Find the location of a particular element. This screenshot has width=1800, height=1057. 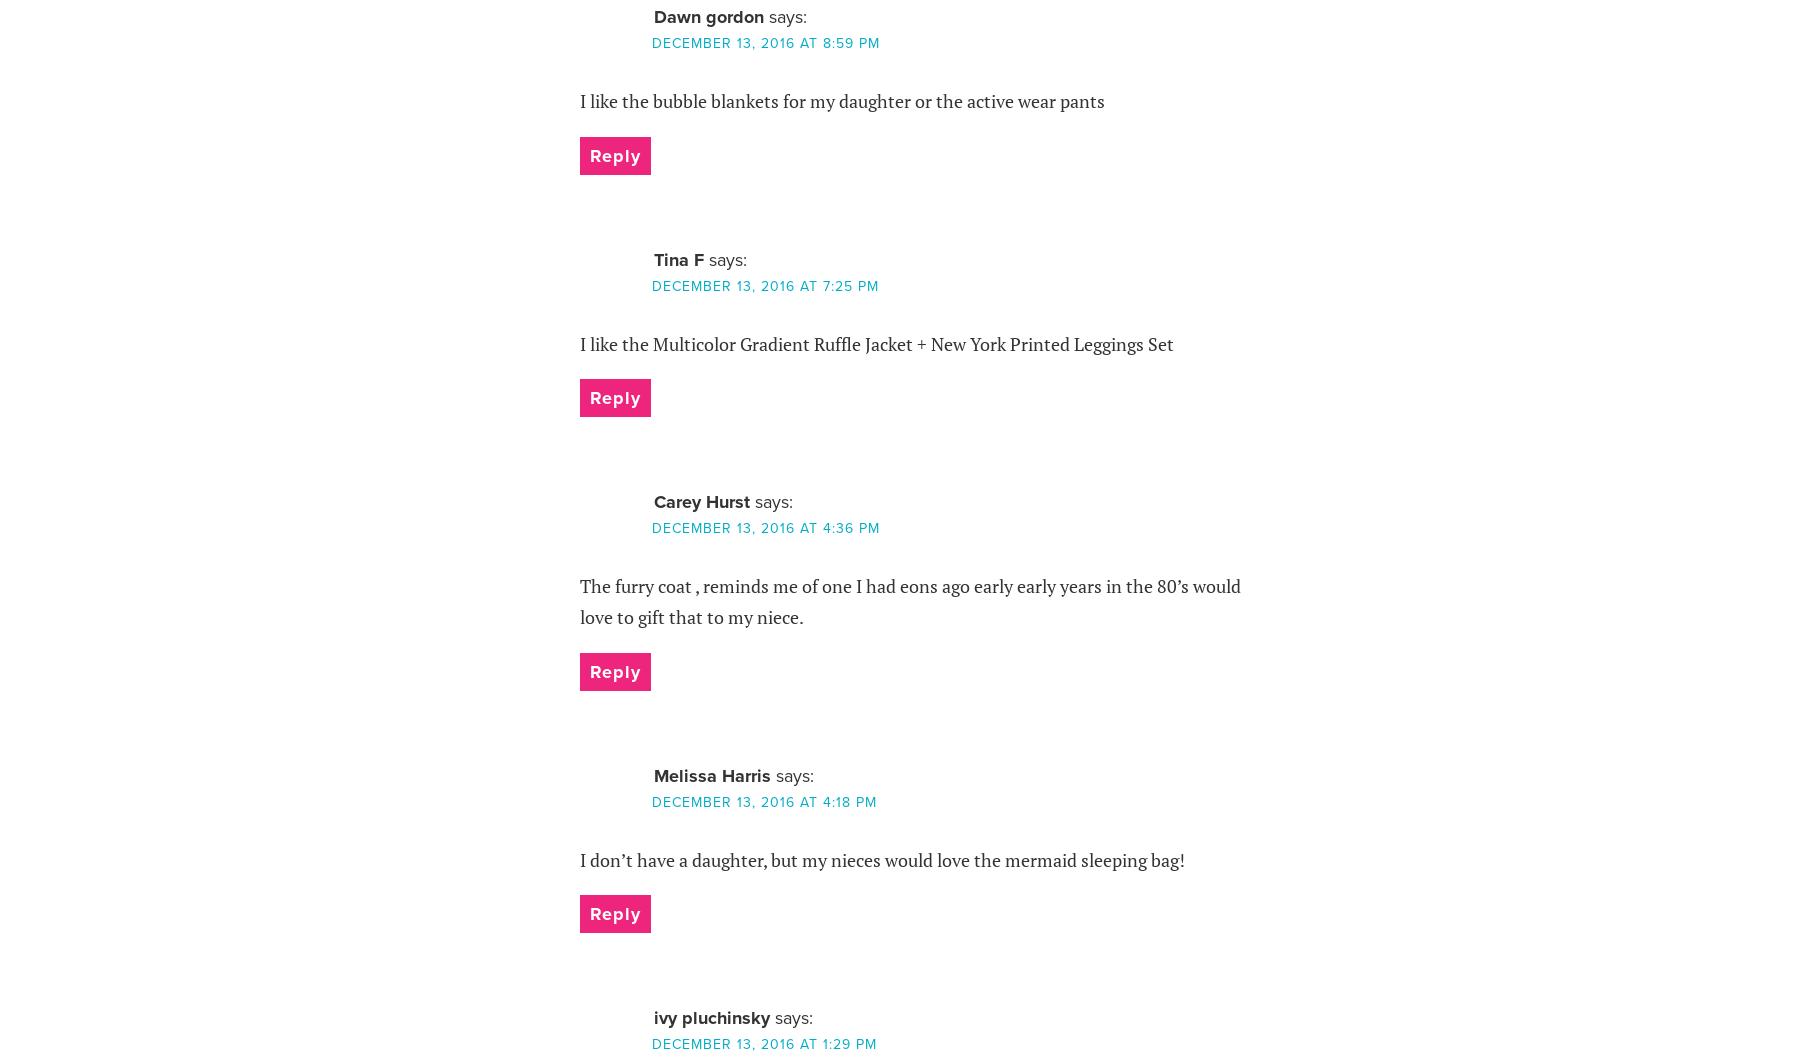

'December 13, 2016 at 4:36 pm' is located at coordinates (764, 528).